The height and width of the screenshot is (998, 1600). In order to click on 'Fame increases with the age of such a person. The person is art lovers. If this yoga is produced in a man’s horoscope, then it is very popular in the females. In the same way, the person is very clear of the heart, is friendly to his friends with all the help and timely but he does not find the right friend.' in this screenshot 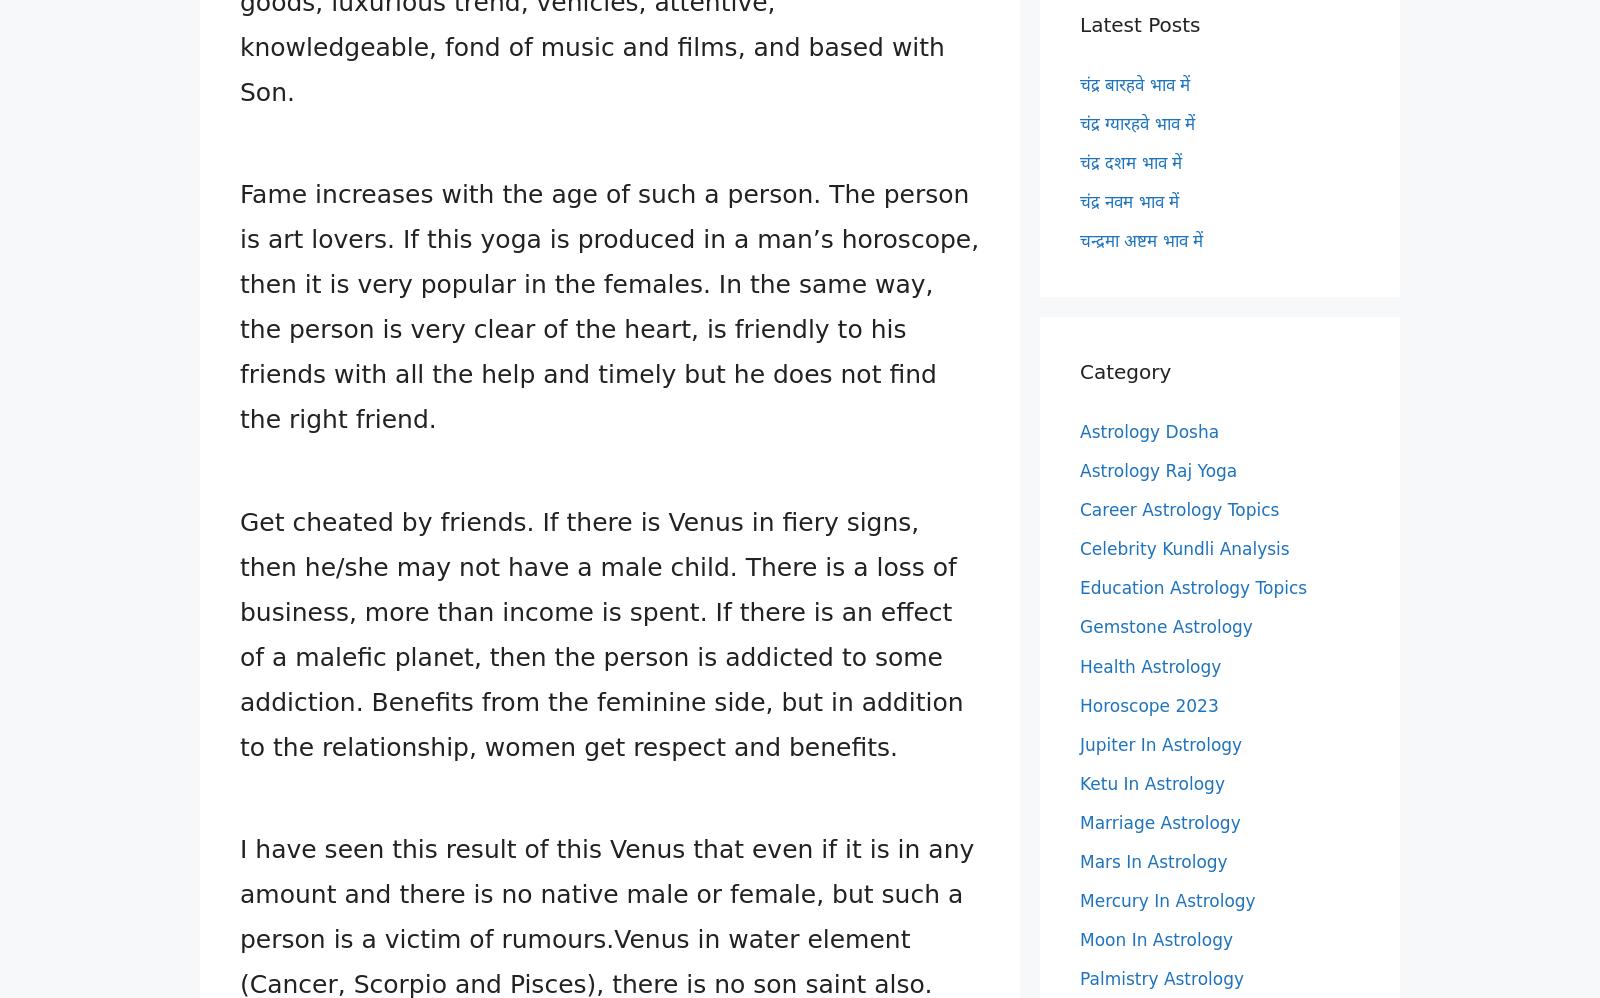, I will do `click(609, 306)`.